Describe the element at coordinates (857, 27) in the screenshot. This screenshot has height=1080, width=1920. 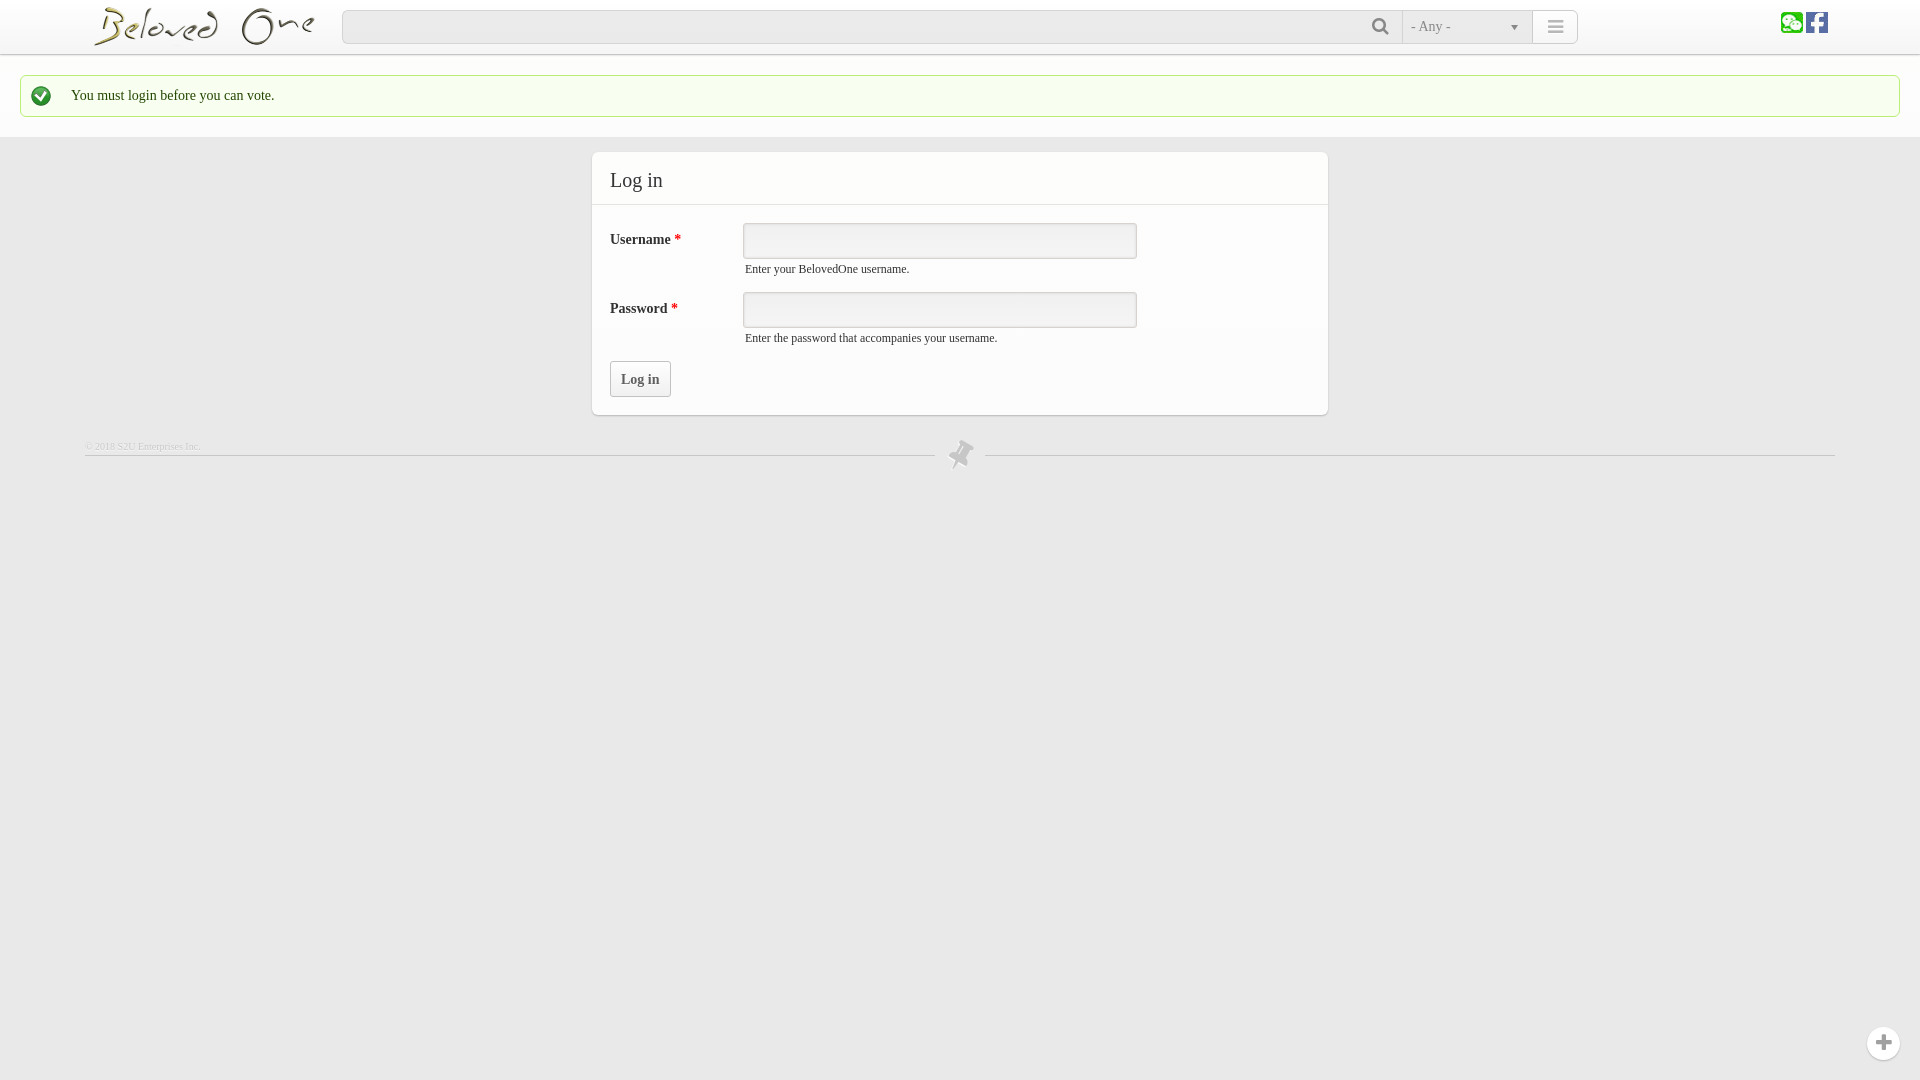
I see `'Enter the terms you wish to search for.'` at that location.